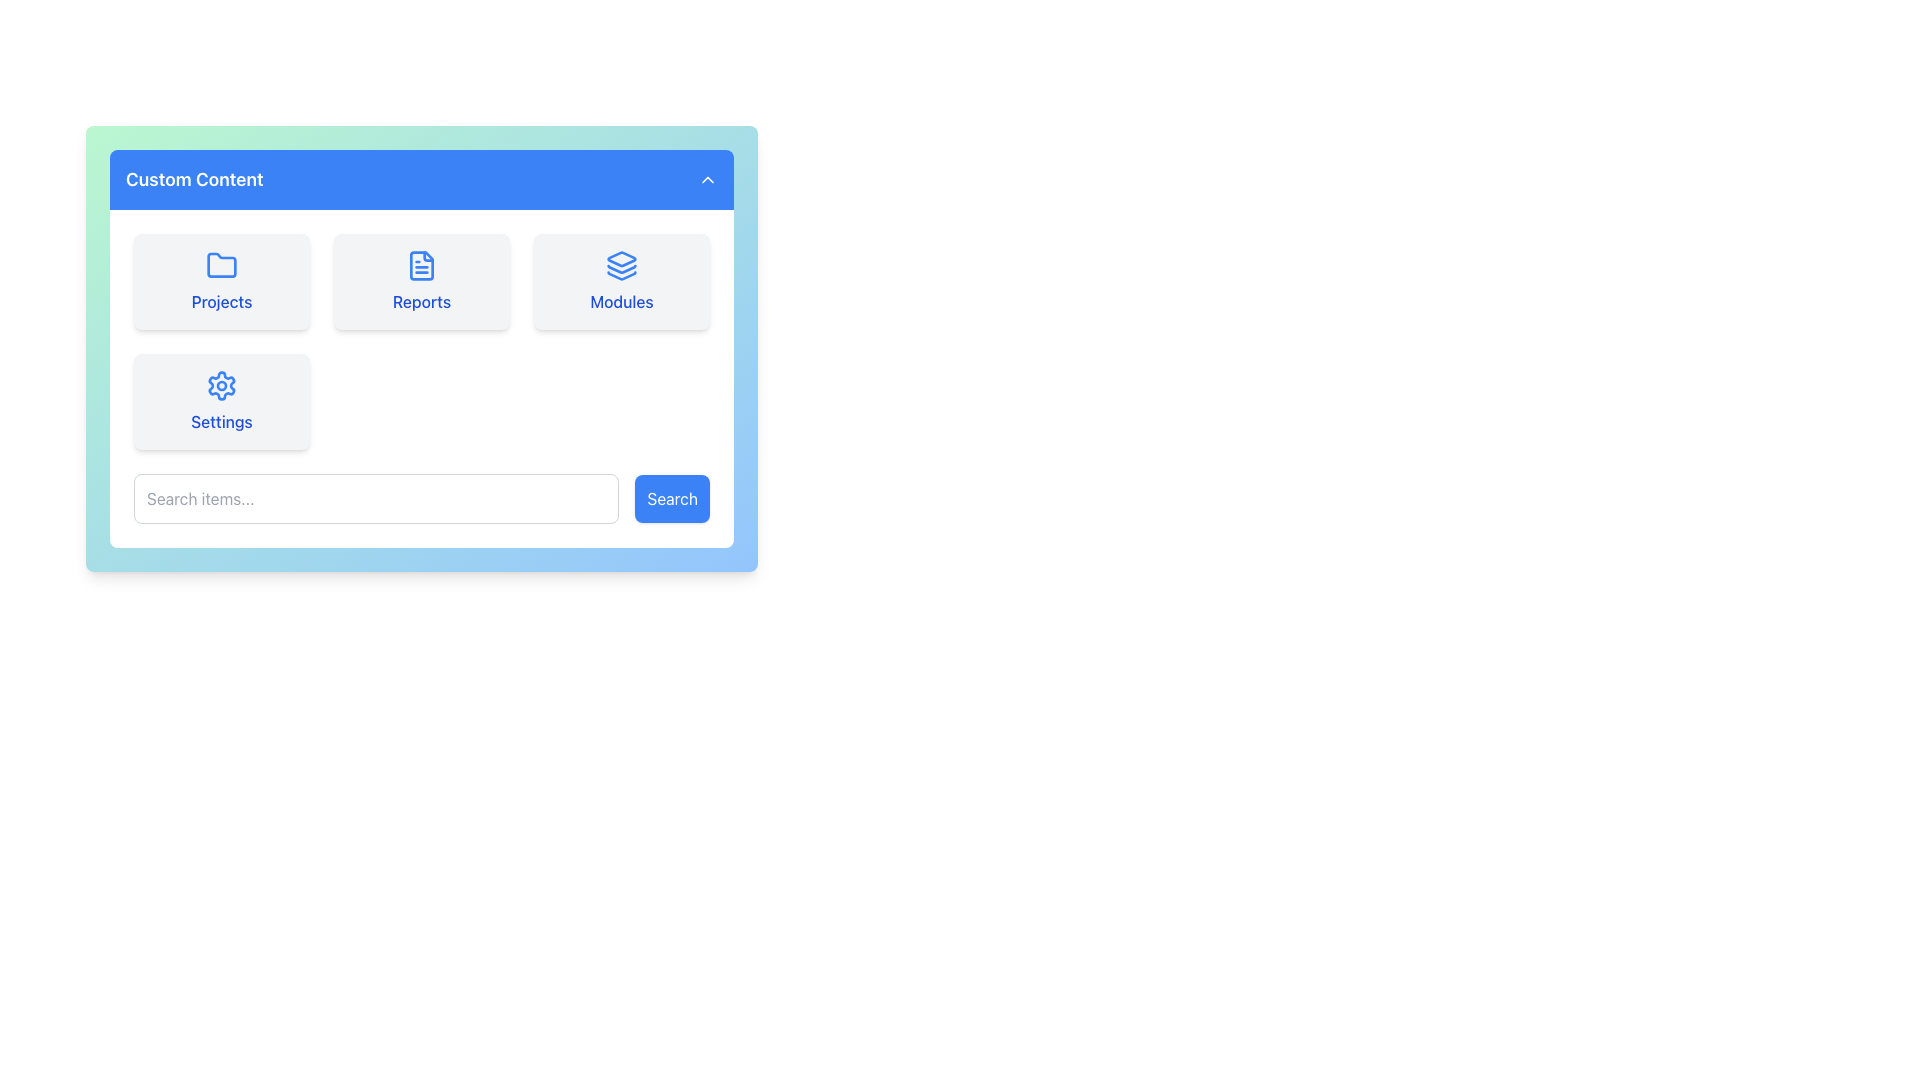  I want to click on the settings button-like card component located in the bottom-left corner of the grid, which is the fourth option in the navigational cards, so click(221, 401).